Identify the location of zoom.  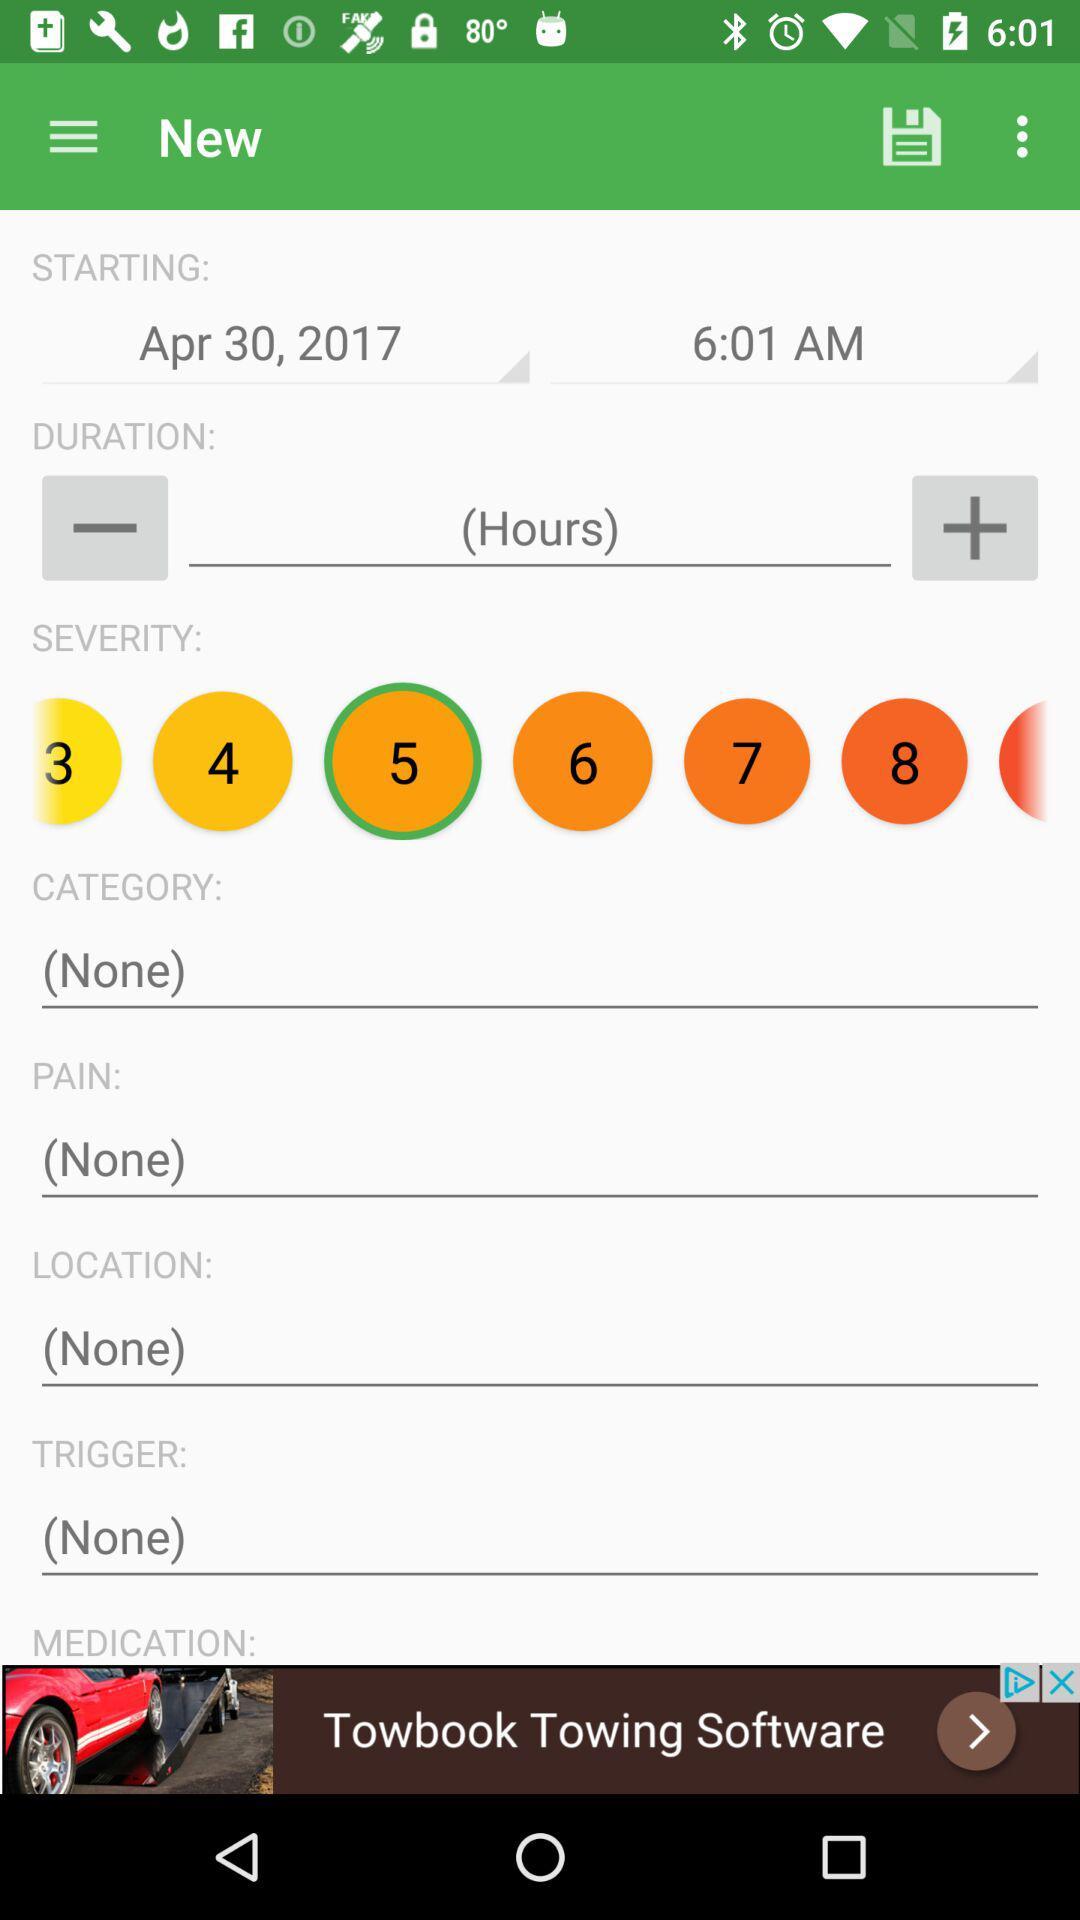
(104, 528).